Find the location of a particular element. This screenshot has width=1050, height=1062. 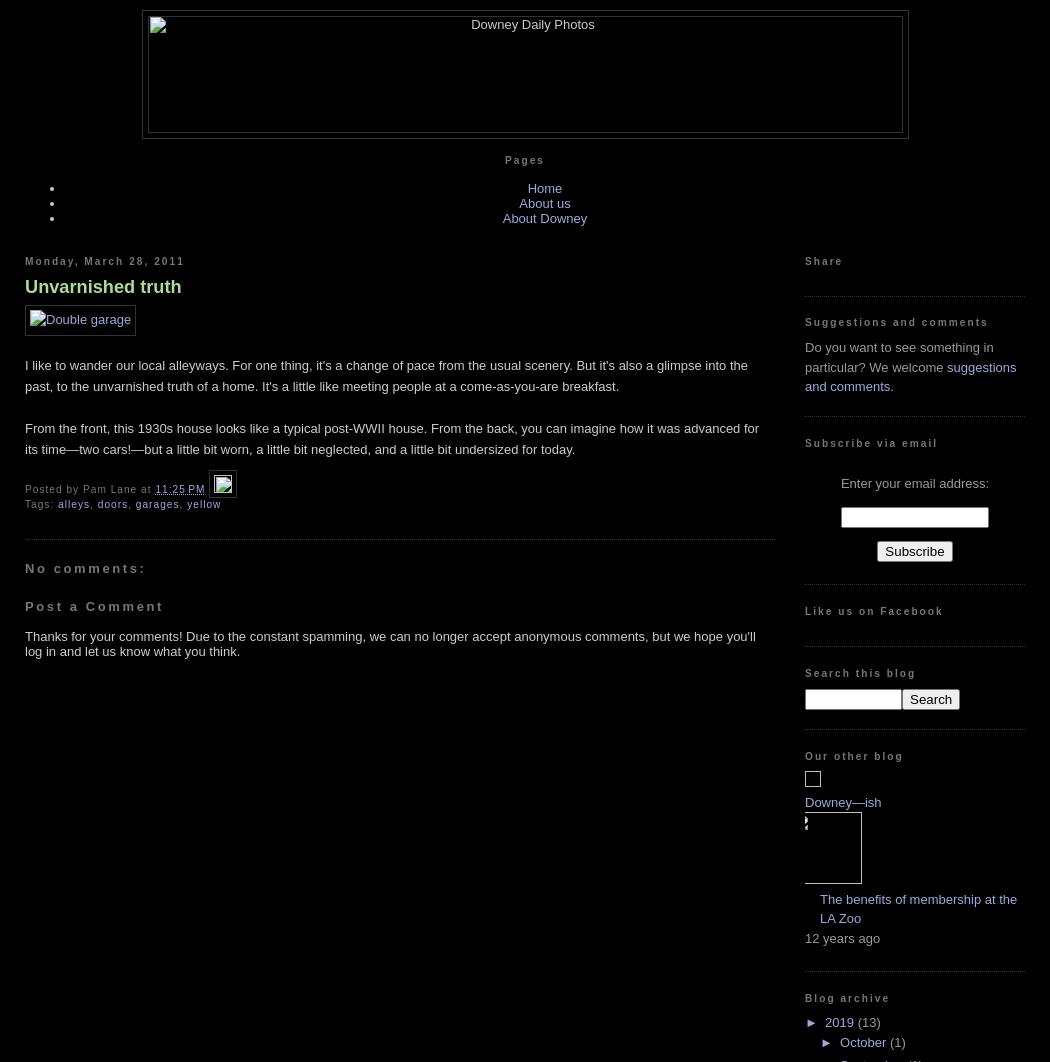

'Suggestions and comments' is located at coordinates (895, 321).